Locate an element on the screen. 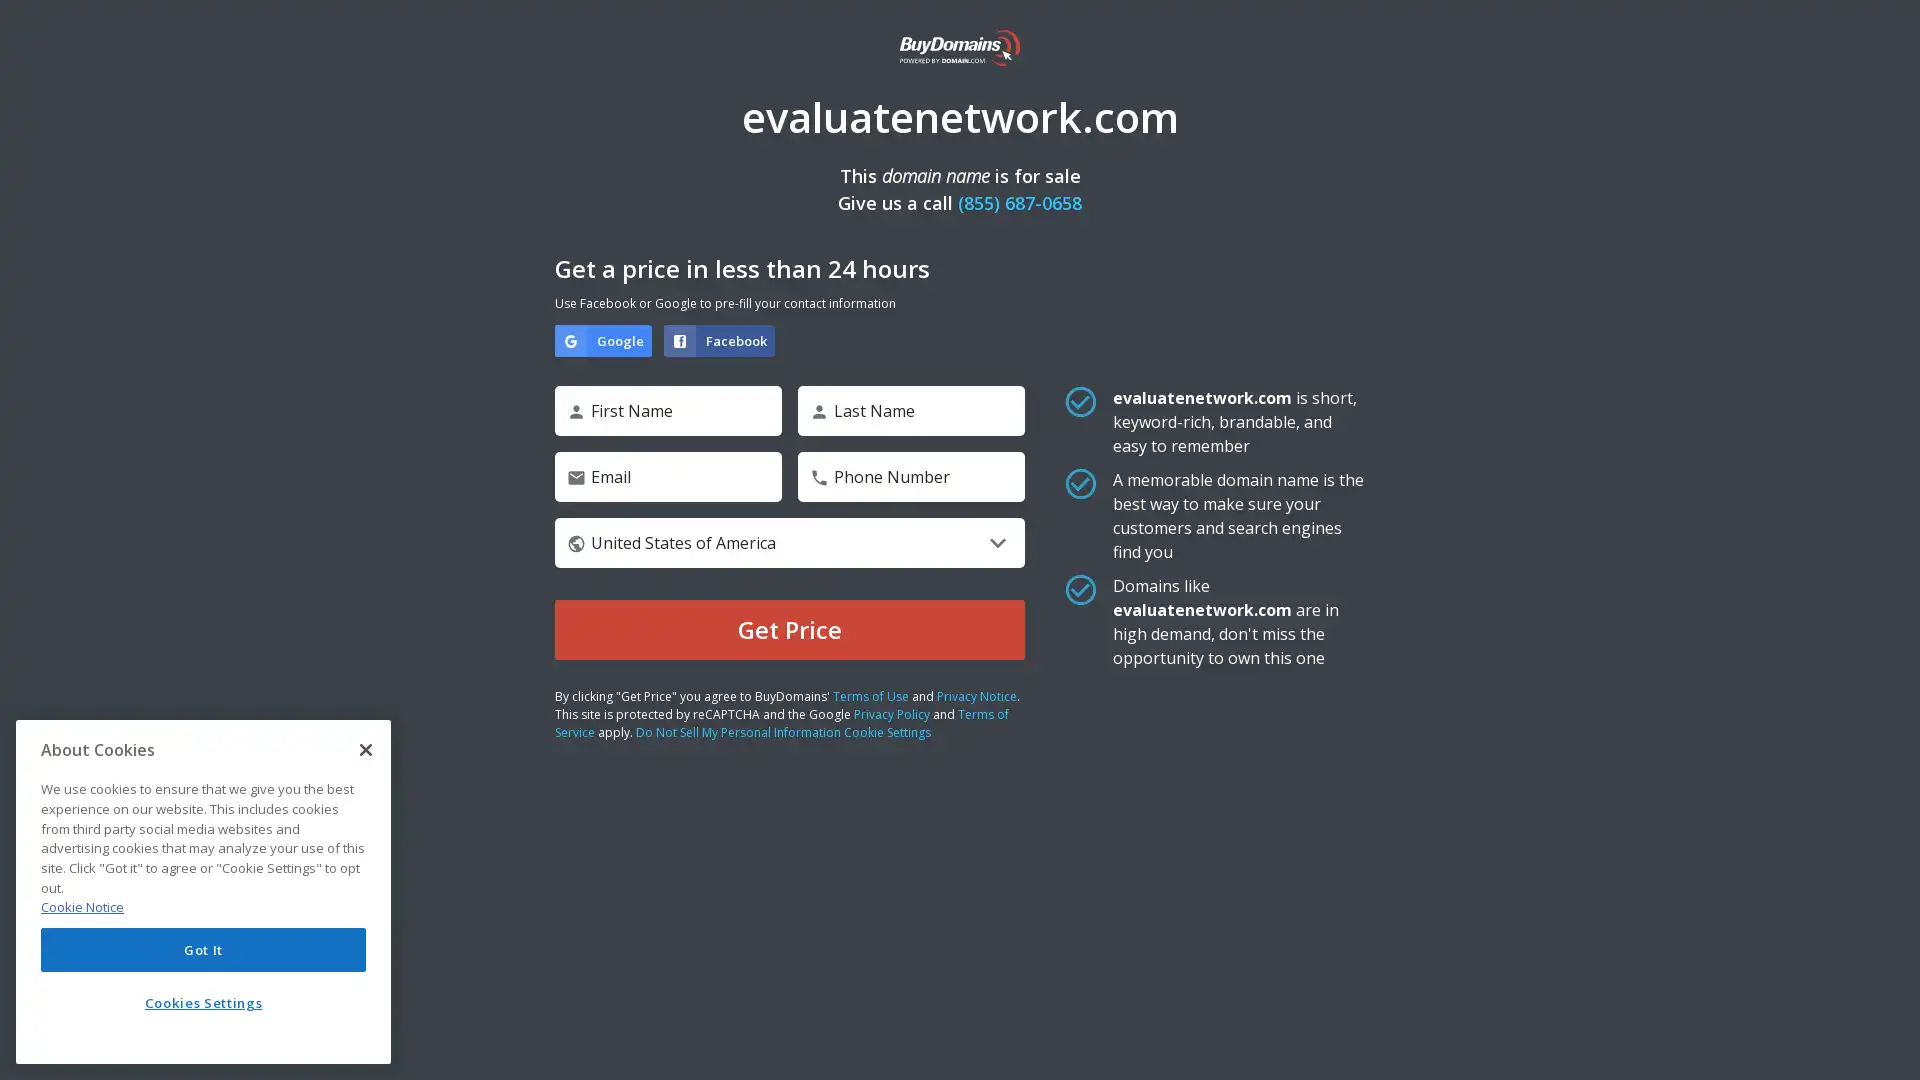 Image resolution: width=1920 pixels, height=1080 pixels. Cookies Settings is located at coordinates (203, 1002).